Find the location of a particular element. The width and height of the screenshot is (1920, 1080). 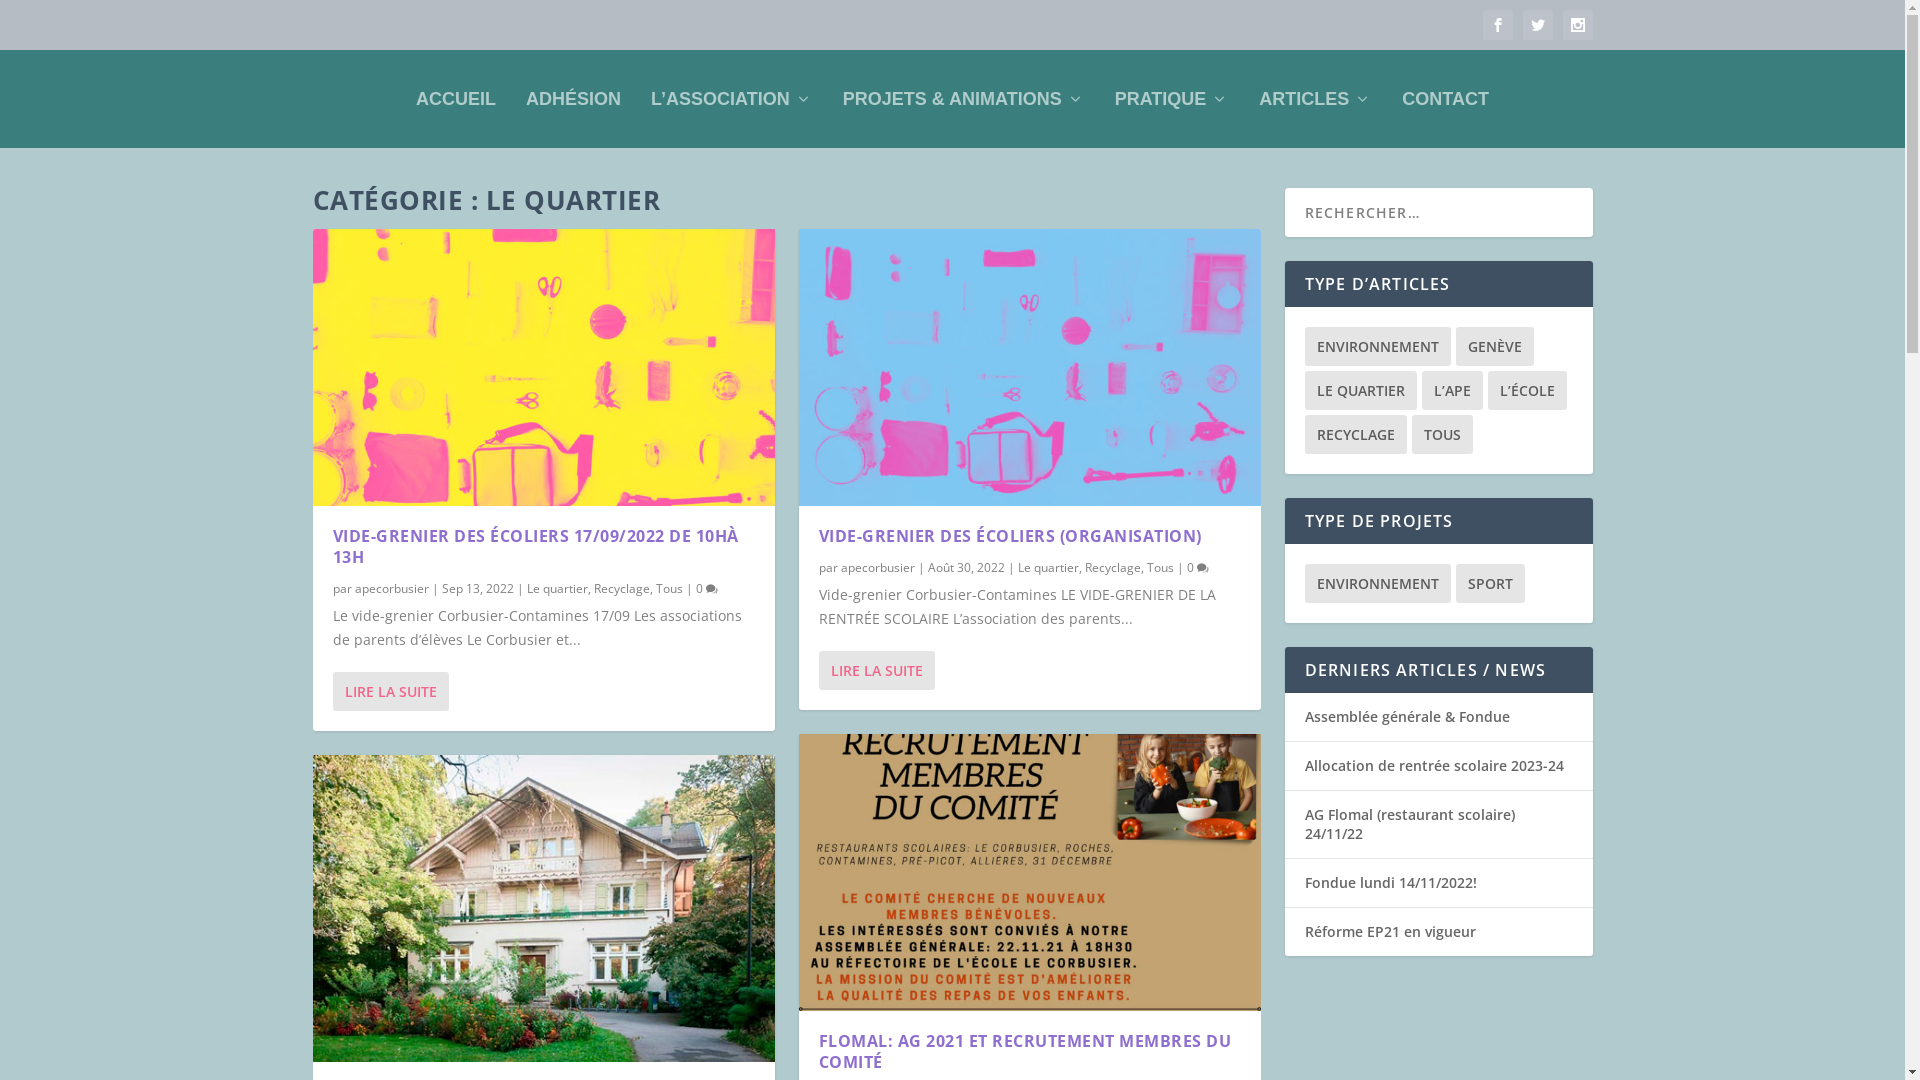

'SPORT' is located at coordinates (1490, 583).